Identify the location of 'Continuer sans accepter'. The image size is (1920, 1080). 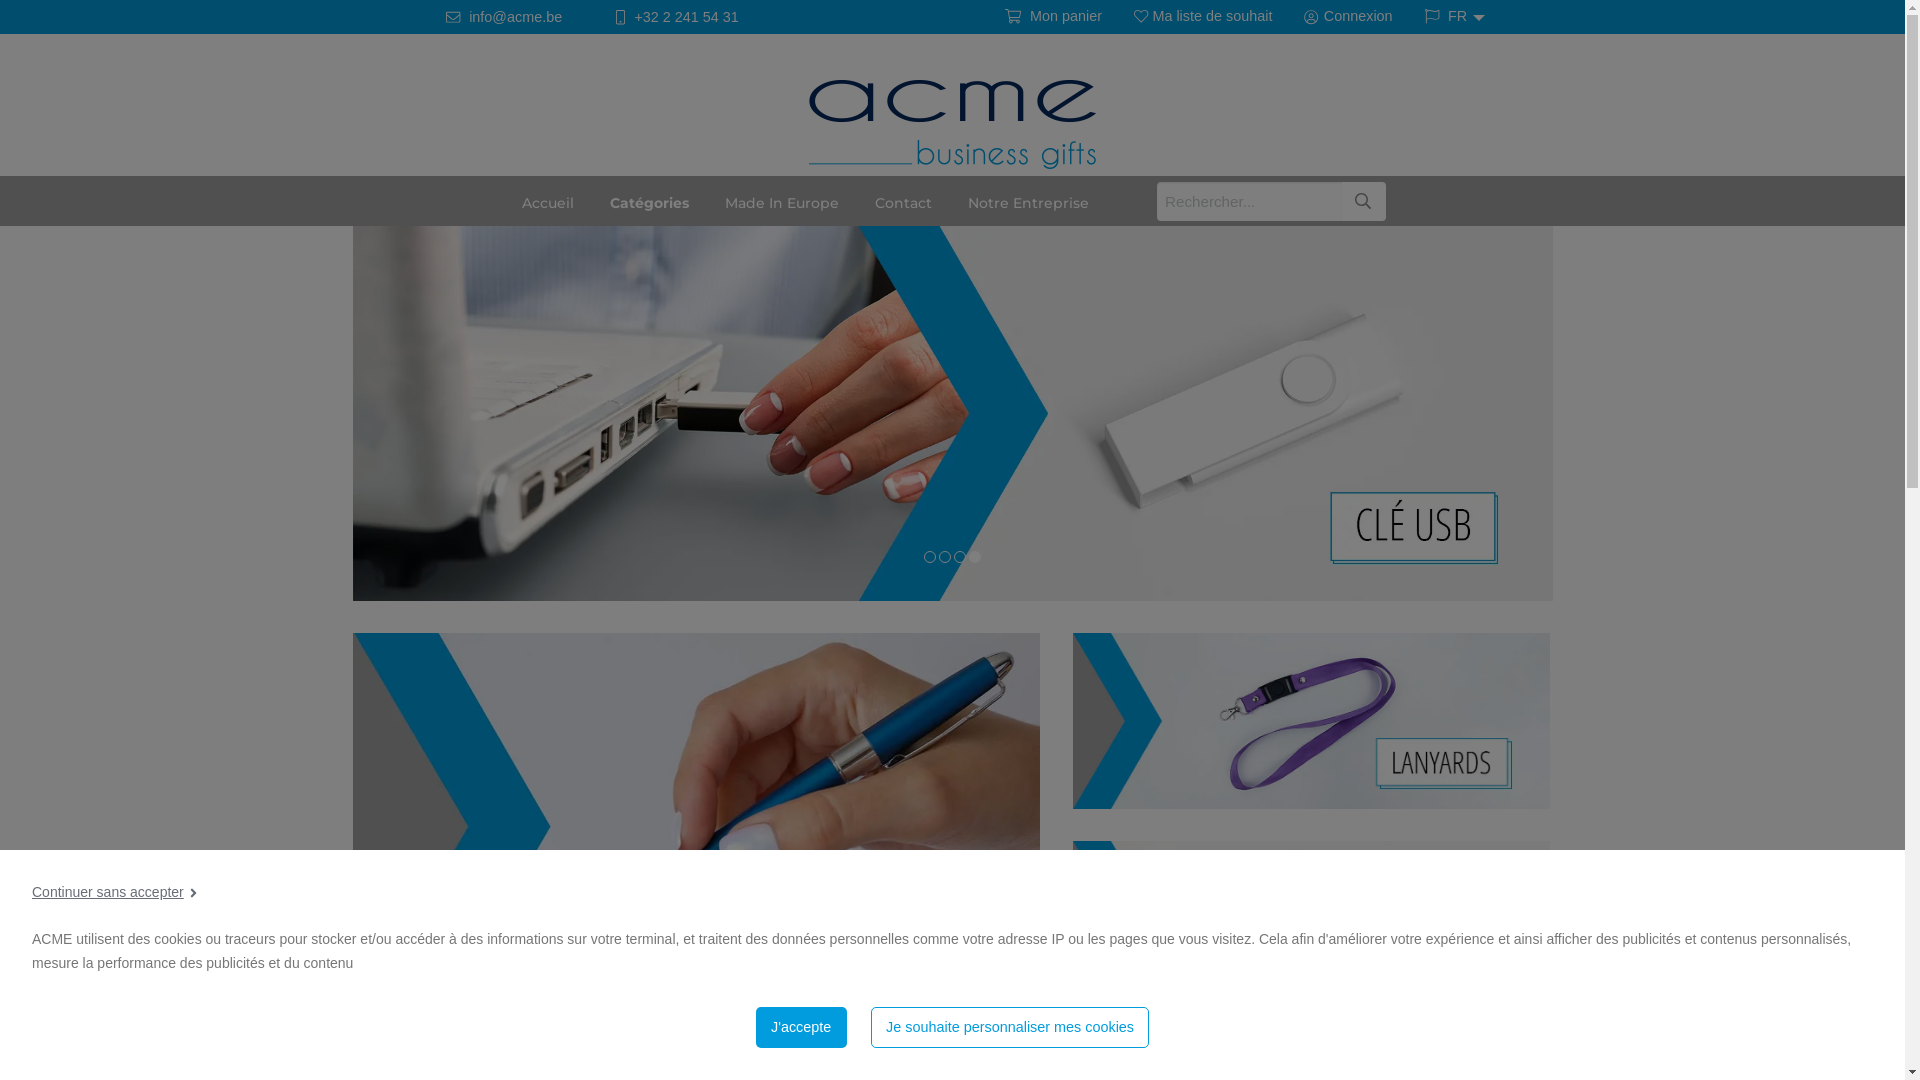
(32, 891).